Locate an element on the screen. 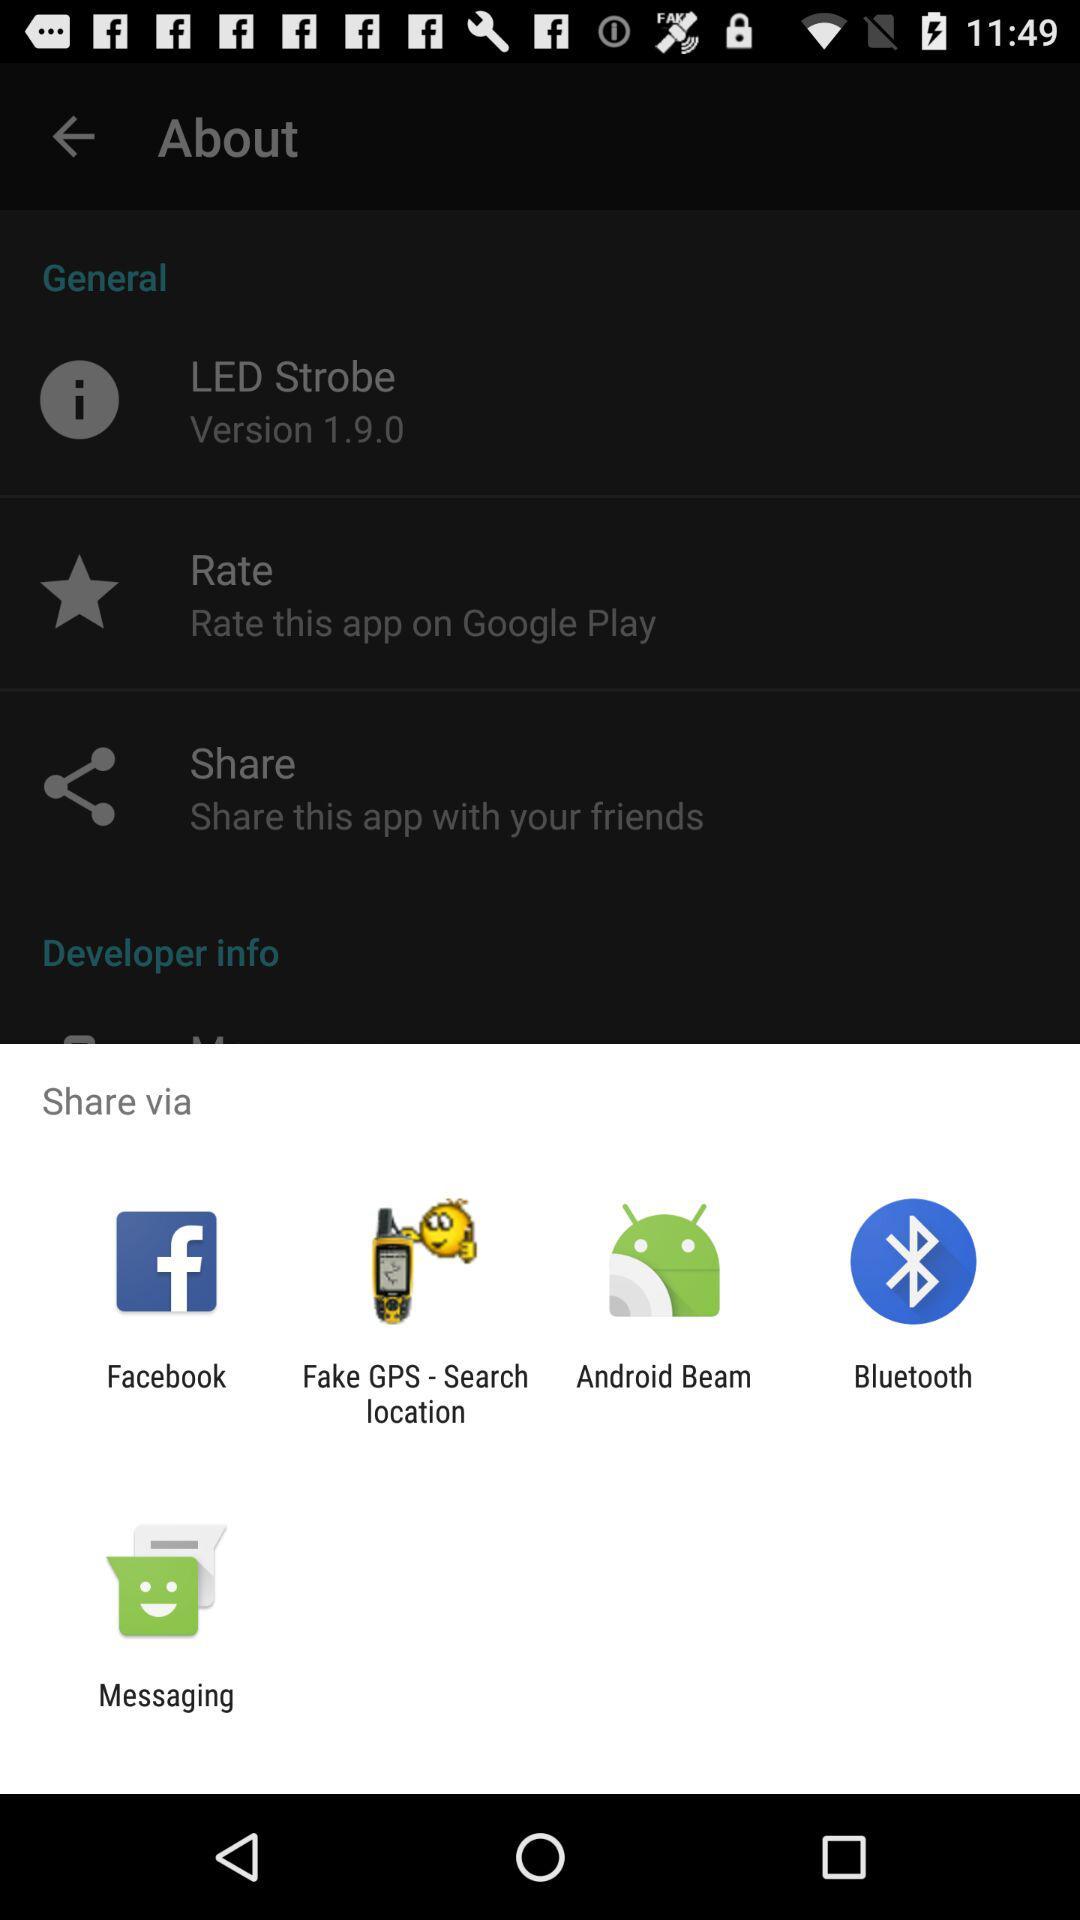  the item at the bottom right corner is located at coordinates (913, 1392).